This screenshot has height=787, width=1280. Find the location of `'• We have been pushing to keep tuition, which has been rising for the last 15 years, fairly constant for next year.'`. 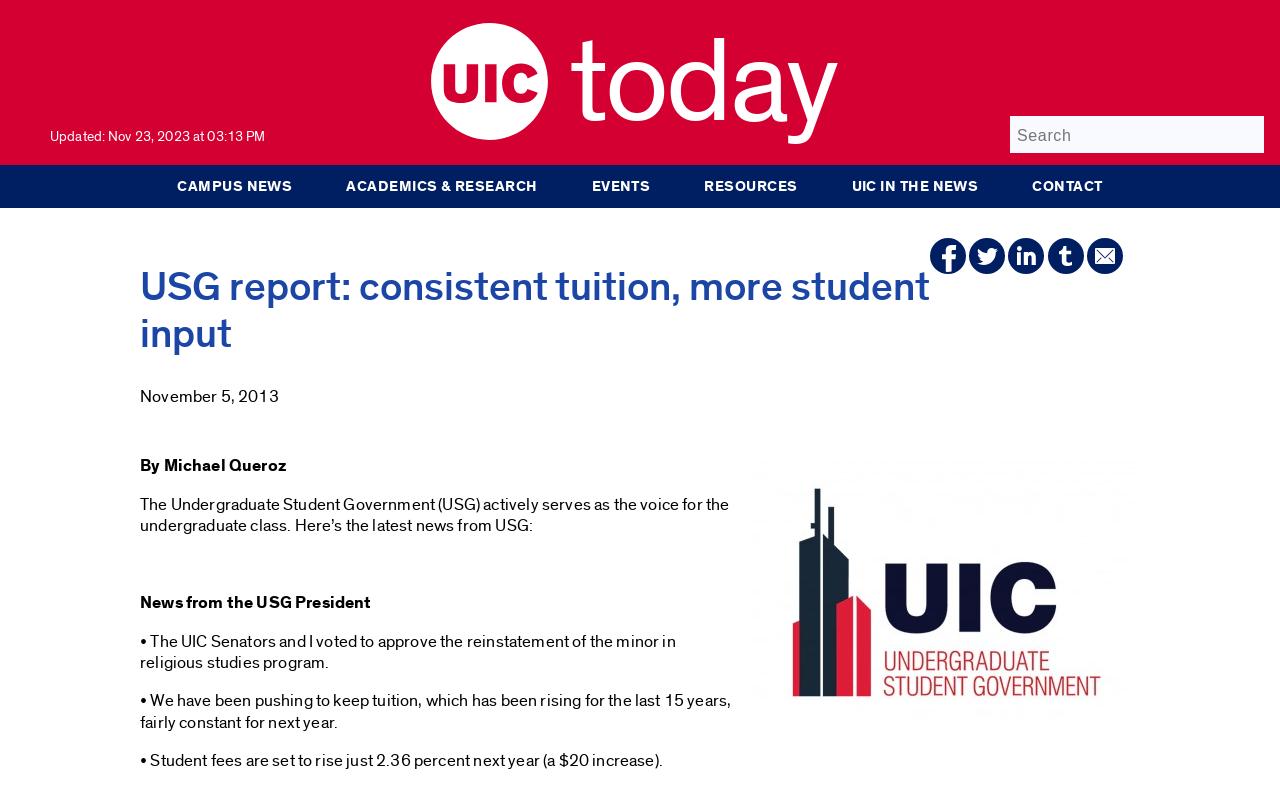

'• We have been pushing to keep tuition, which has been rising for the last 15 years, fairly constant for next year.' is located at coordinates (434, 710).